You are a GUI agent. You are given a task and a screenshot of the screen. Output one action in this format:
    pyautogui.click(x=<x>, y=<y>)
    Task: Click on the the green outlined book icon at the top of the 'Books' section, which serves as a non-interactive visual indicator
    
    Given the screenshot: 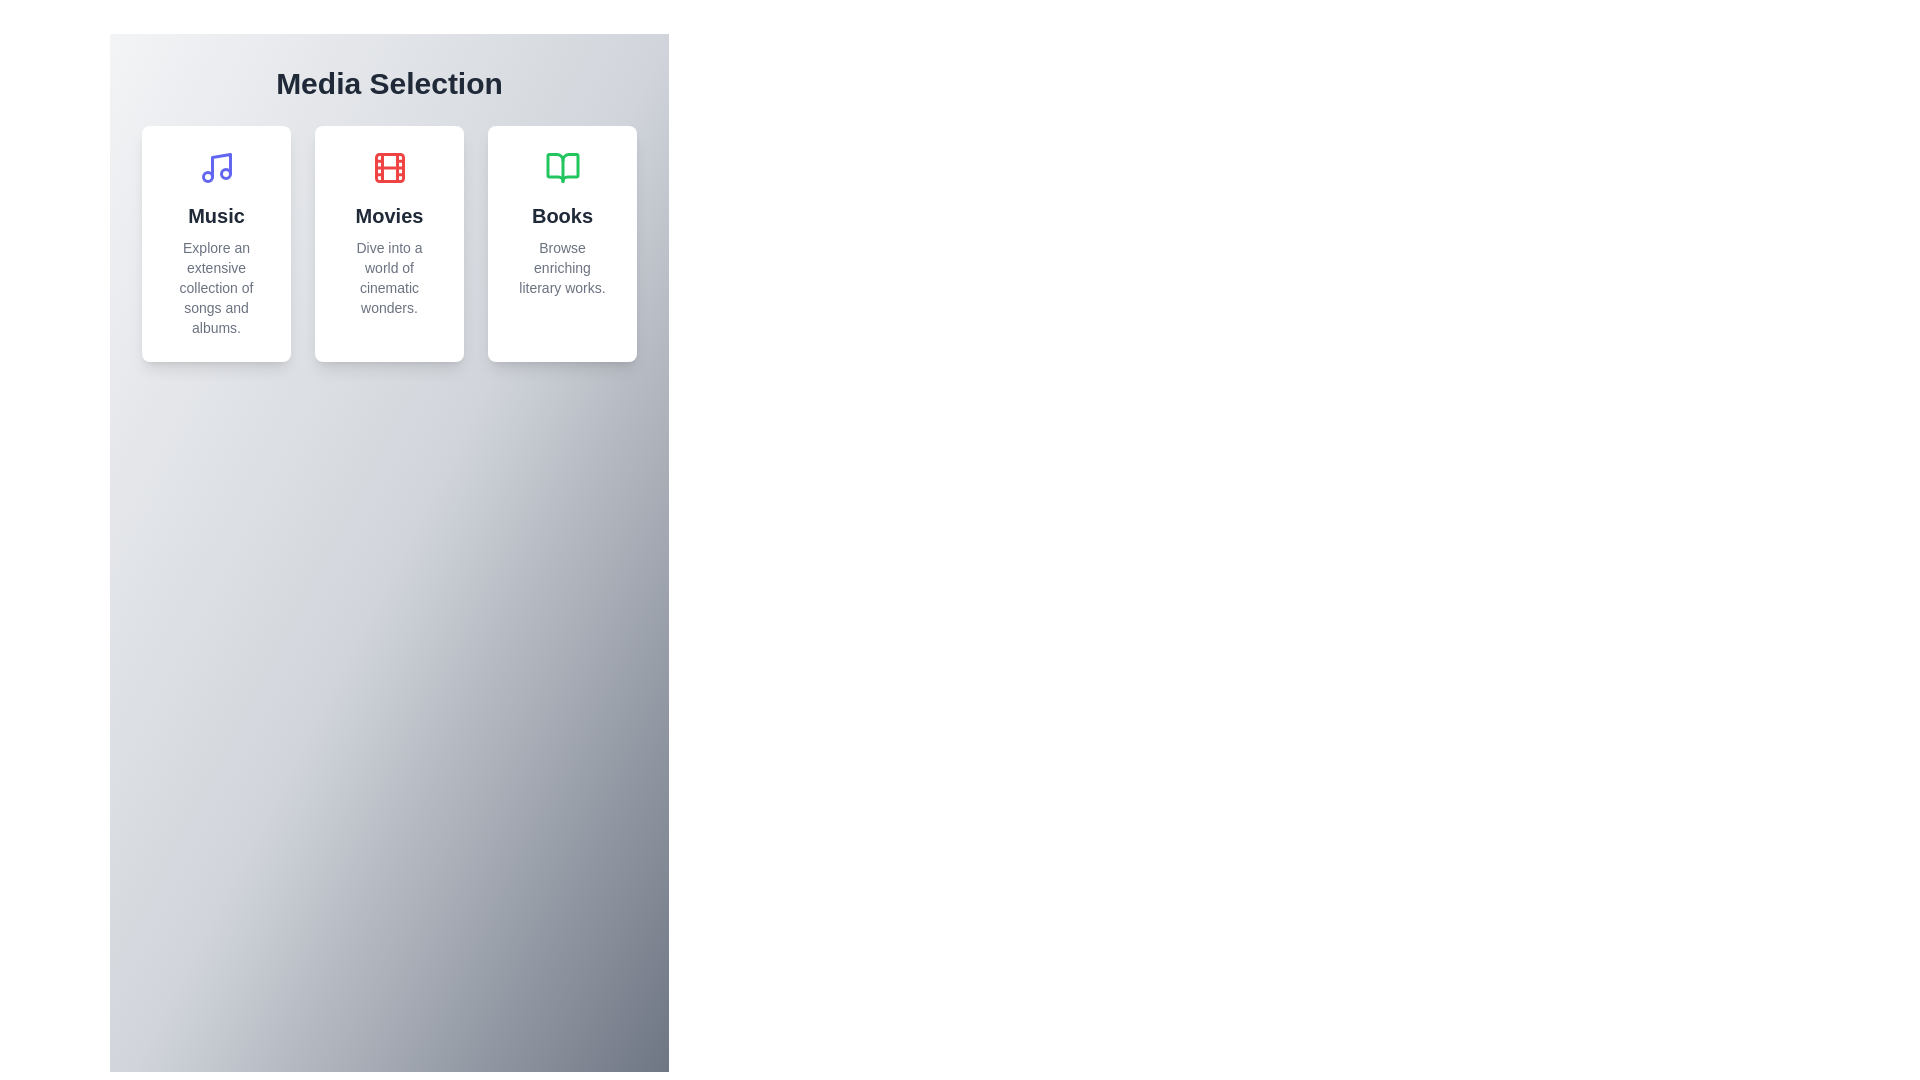 What is the action you would take?
    pyautogui.click(x=561, y=167)
    